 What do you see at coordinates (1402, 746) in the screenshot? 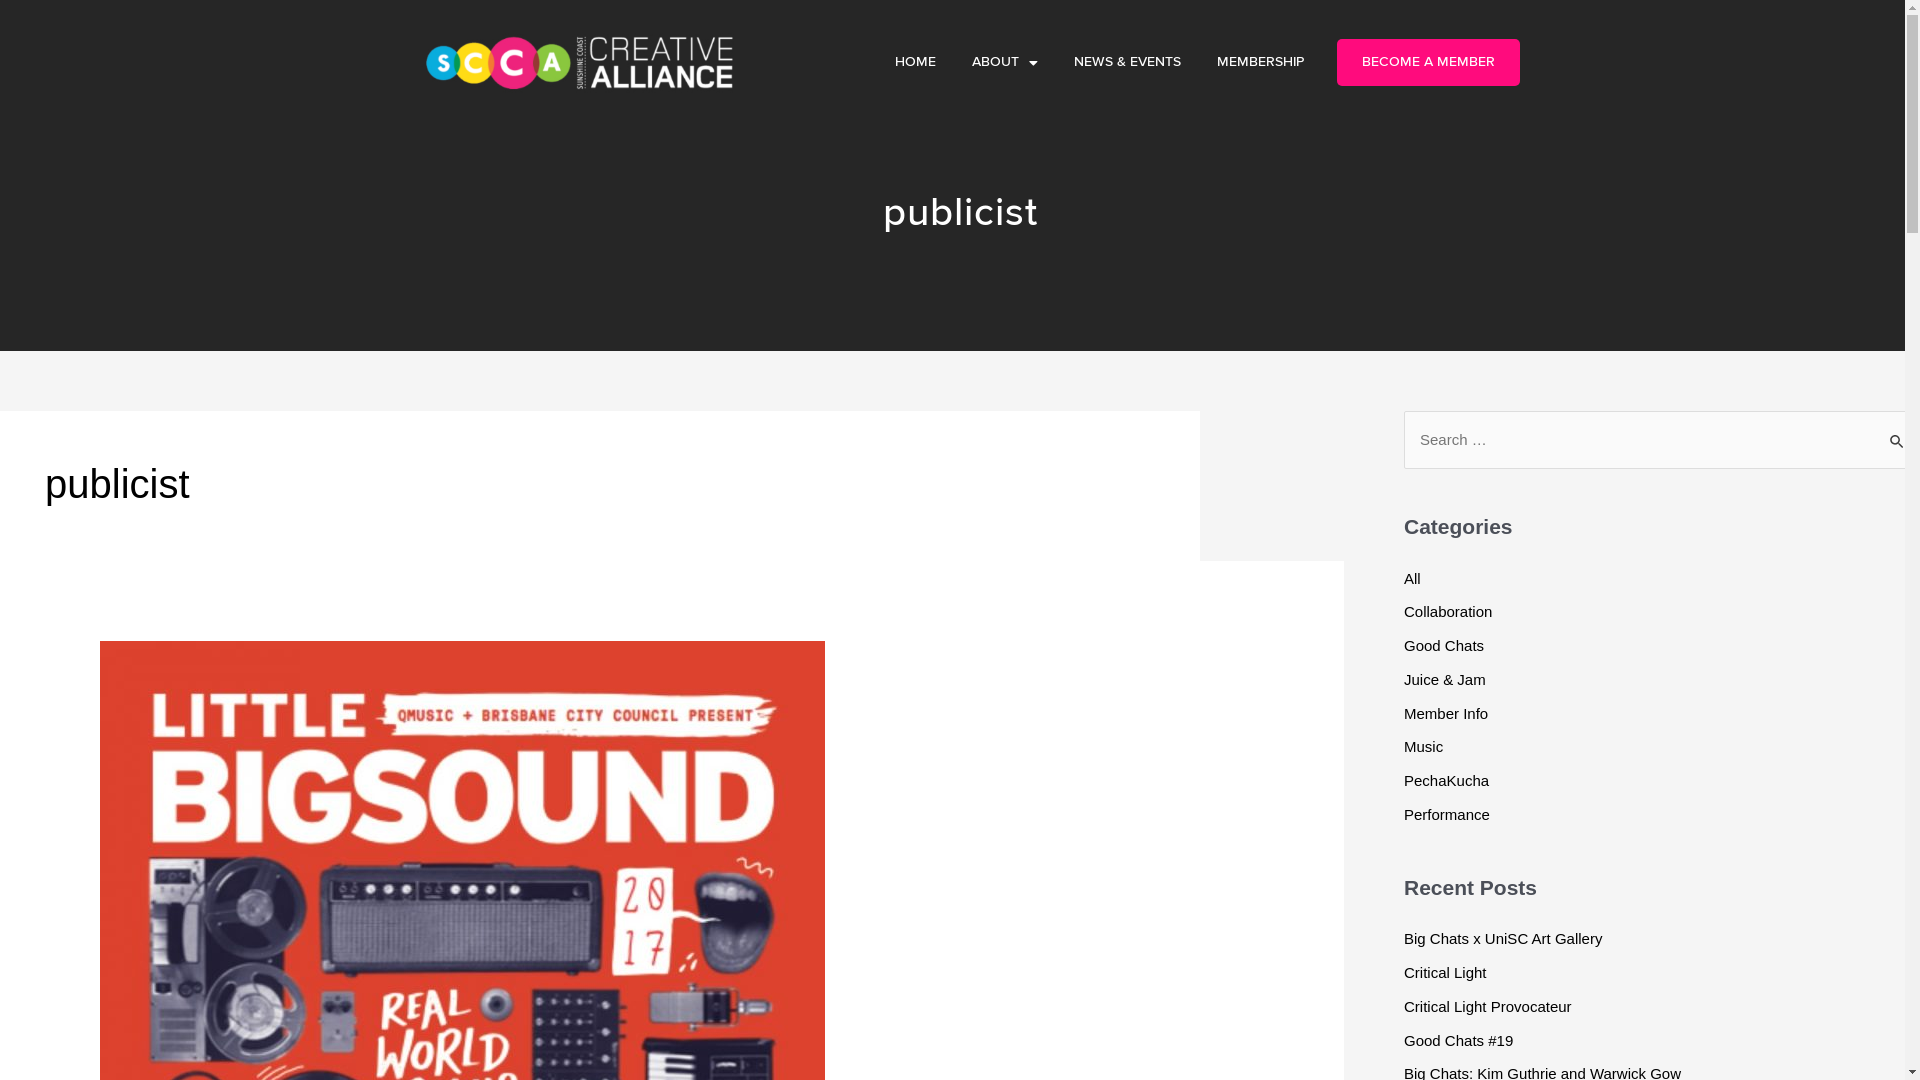
I see `'Music'` at bounding box center [1402, 746].